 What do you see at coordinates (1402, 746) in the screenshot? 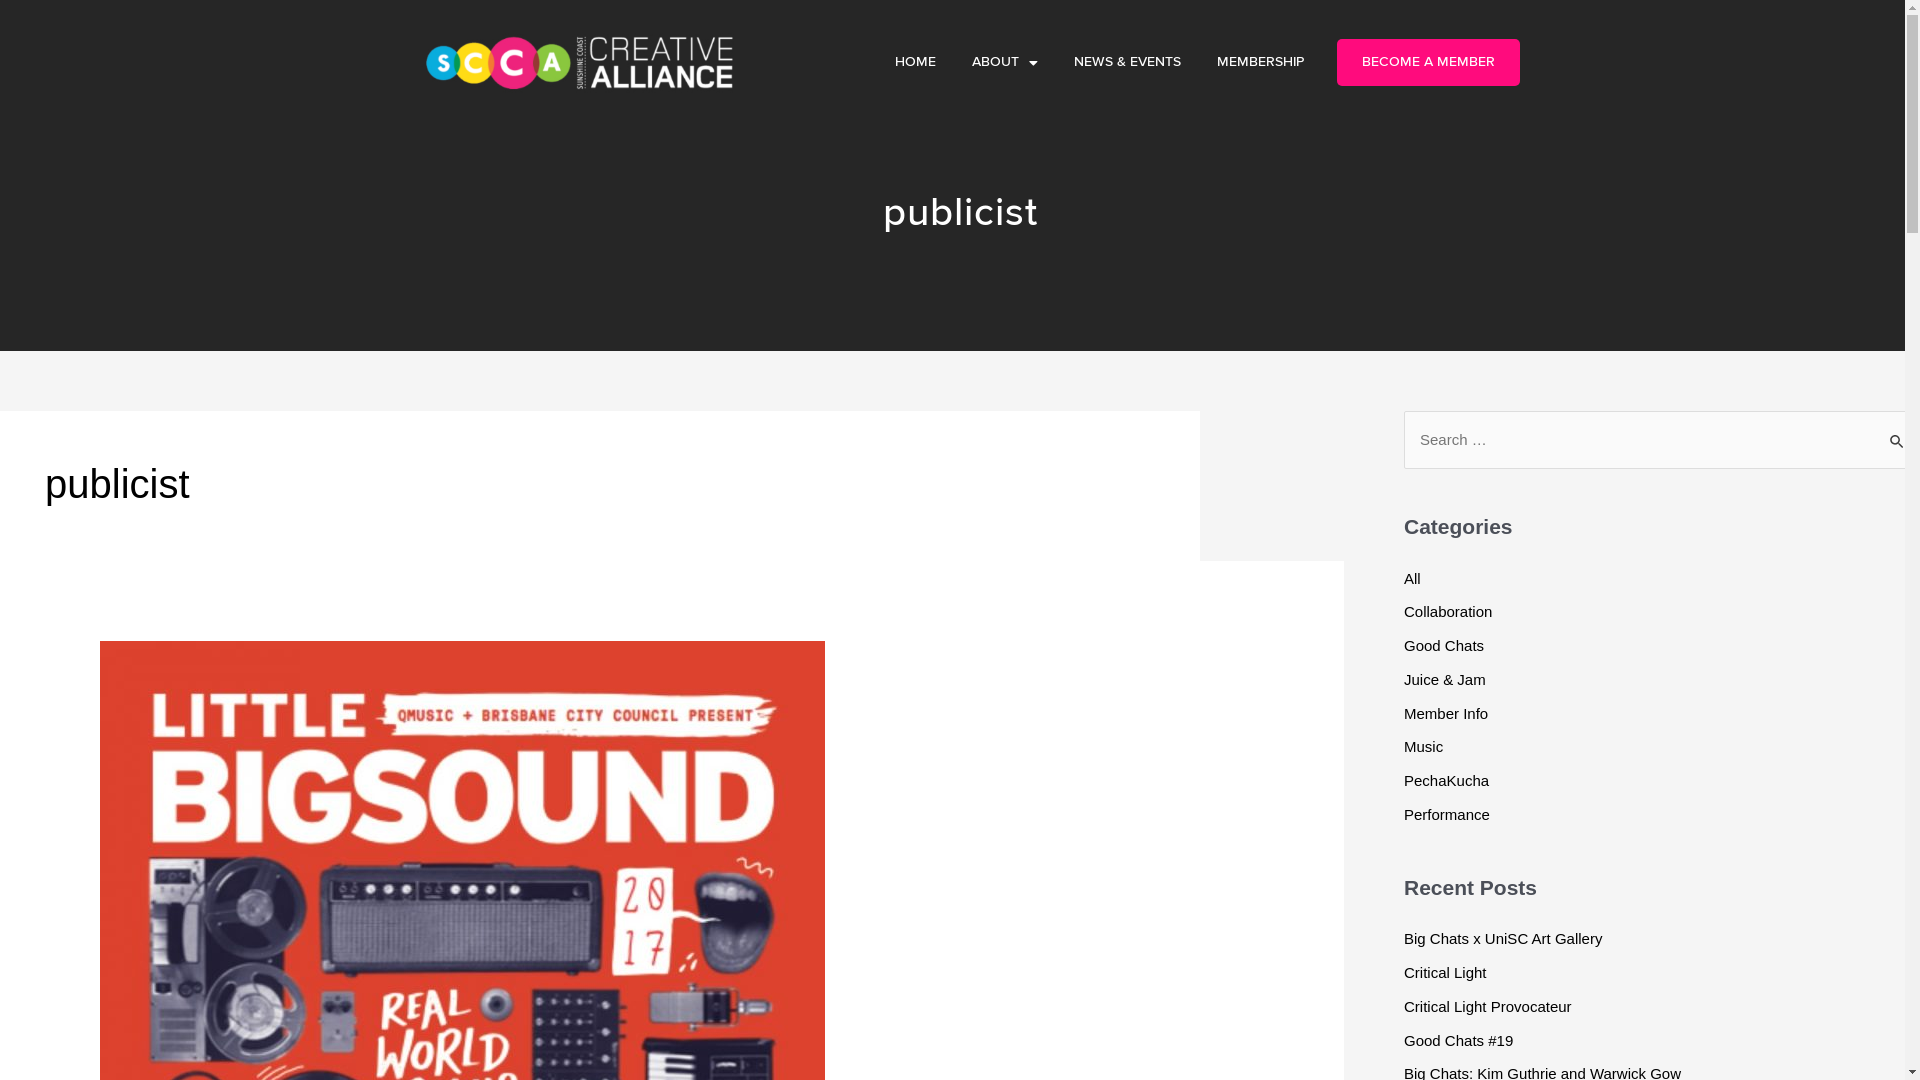
I see `'Music'` at bounding box center [1402, 746].